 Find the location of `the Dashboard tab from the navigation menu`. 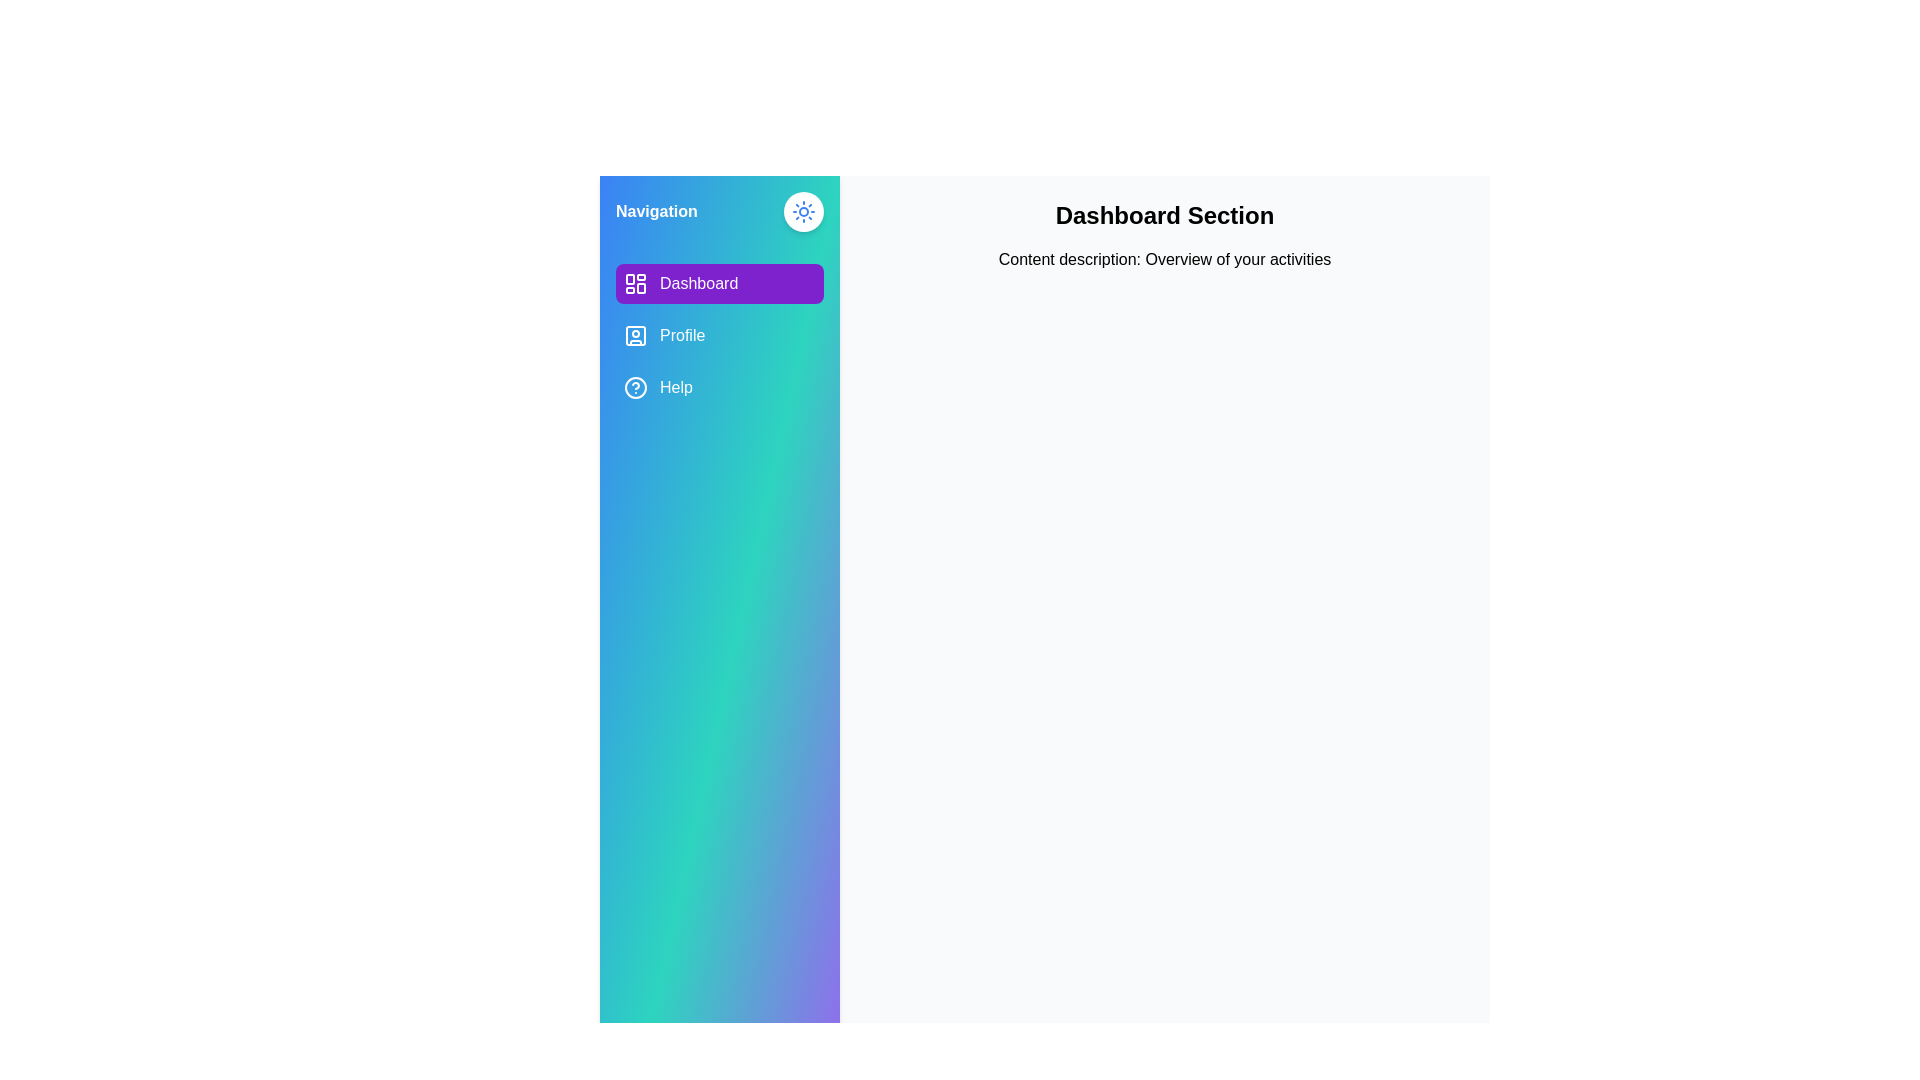

the Dashboard tab from the navigation menu is located at coordinates (720, 284).